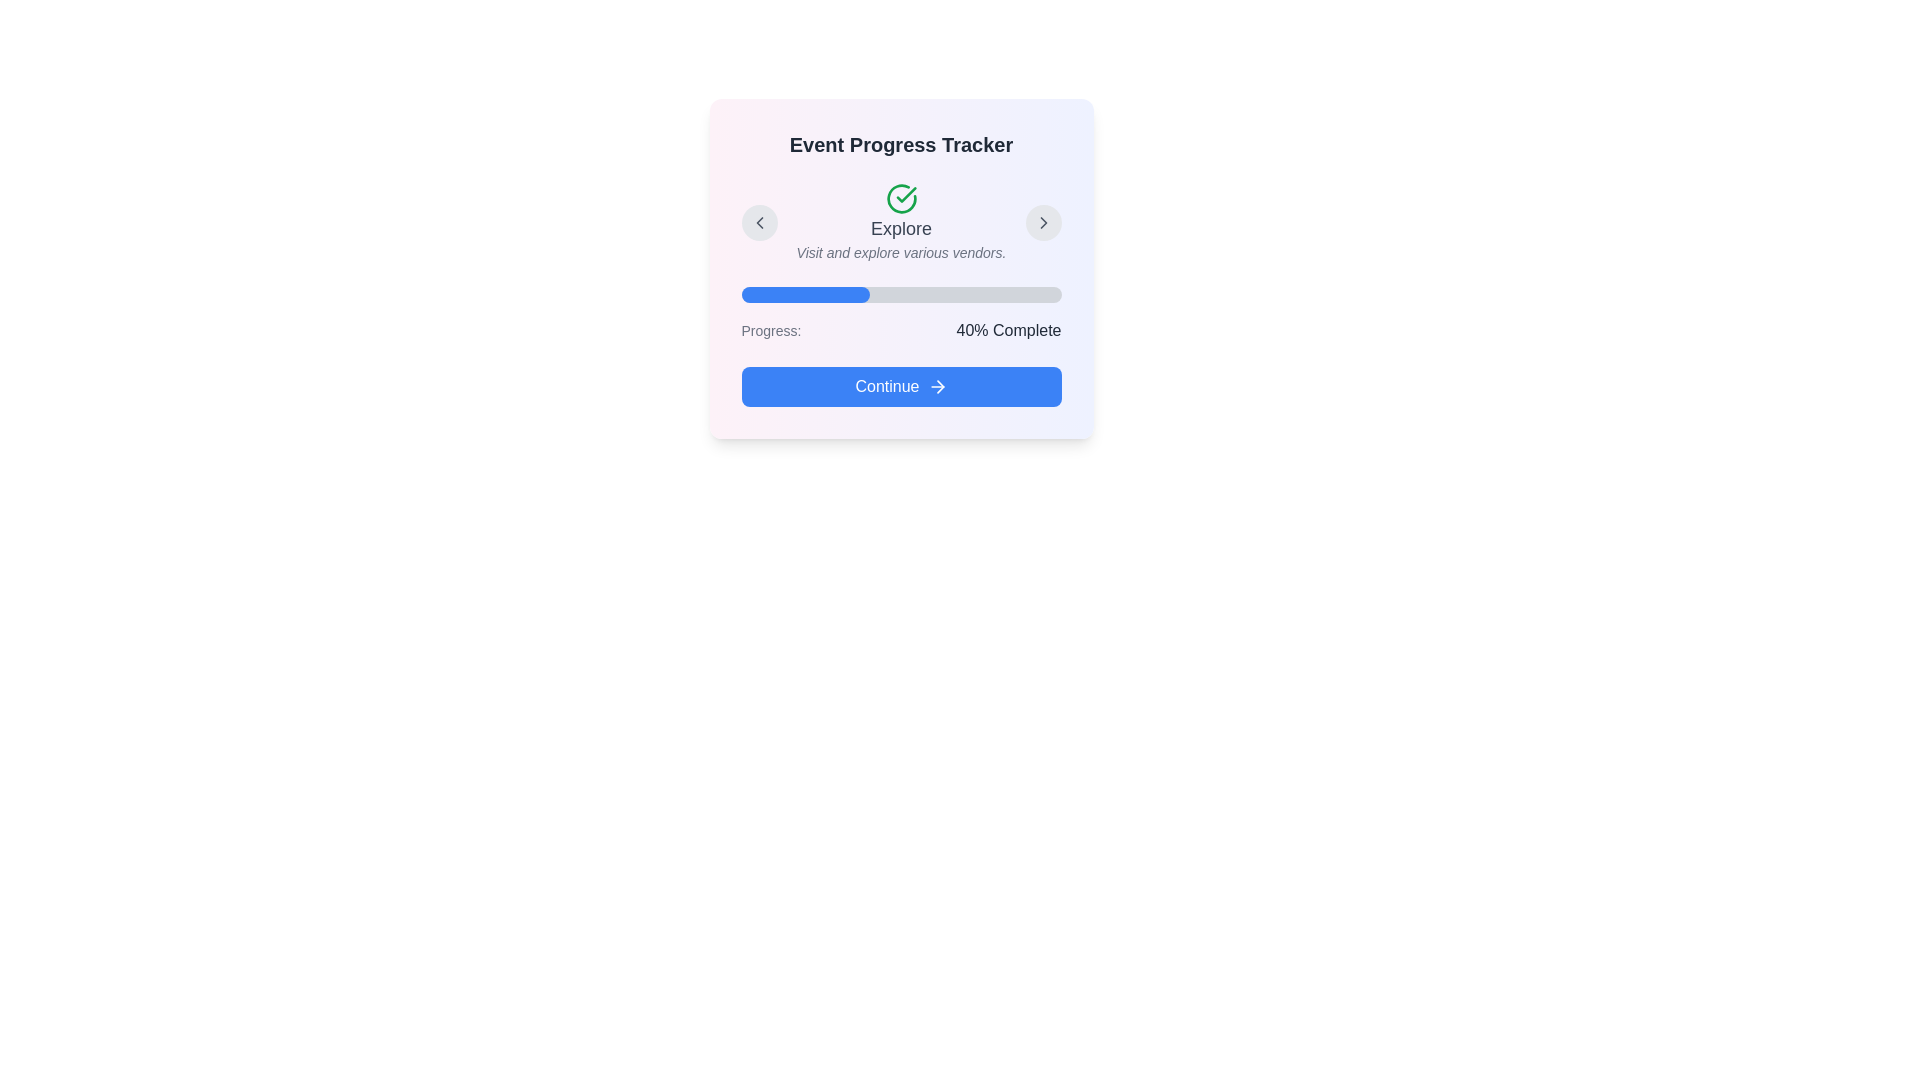 This screenshot has width=1920, height=1080. Describe the element at coordinates (758, 223) in the screenshot. I see `the chevron-left arrow button, which is styled in gray and indicates navigation back, located in the top-left section of the main interactive card` at that location.